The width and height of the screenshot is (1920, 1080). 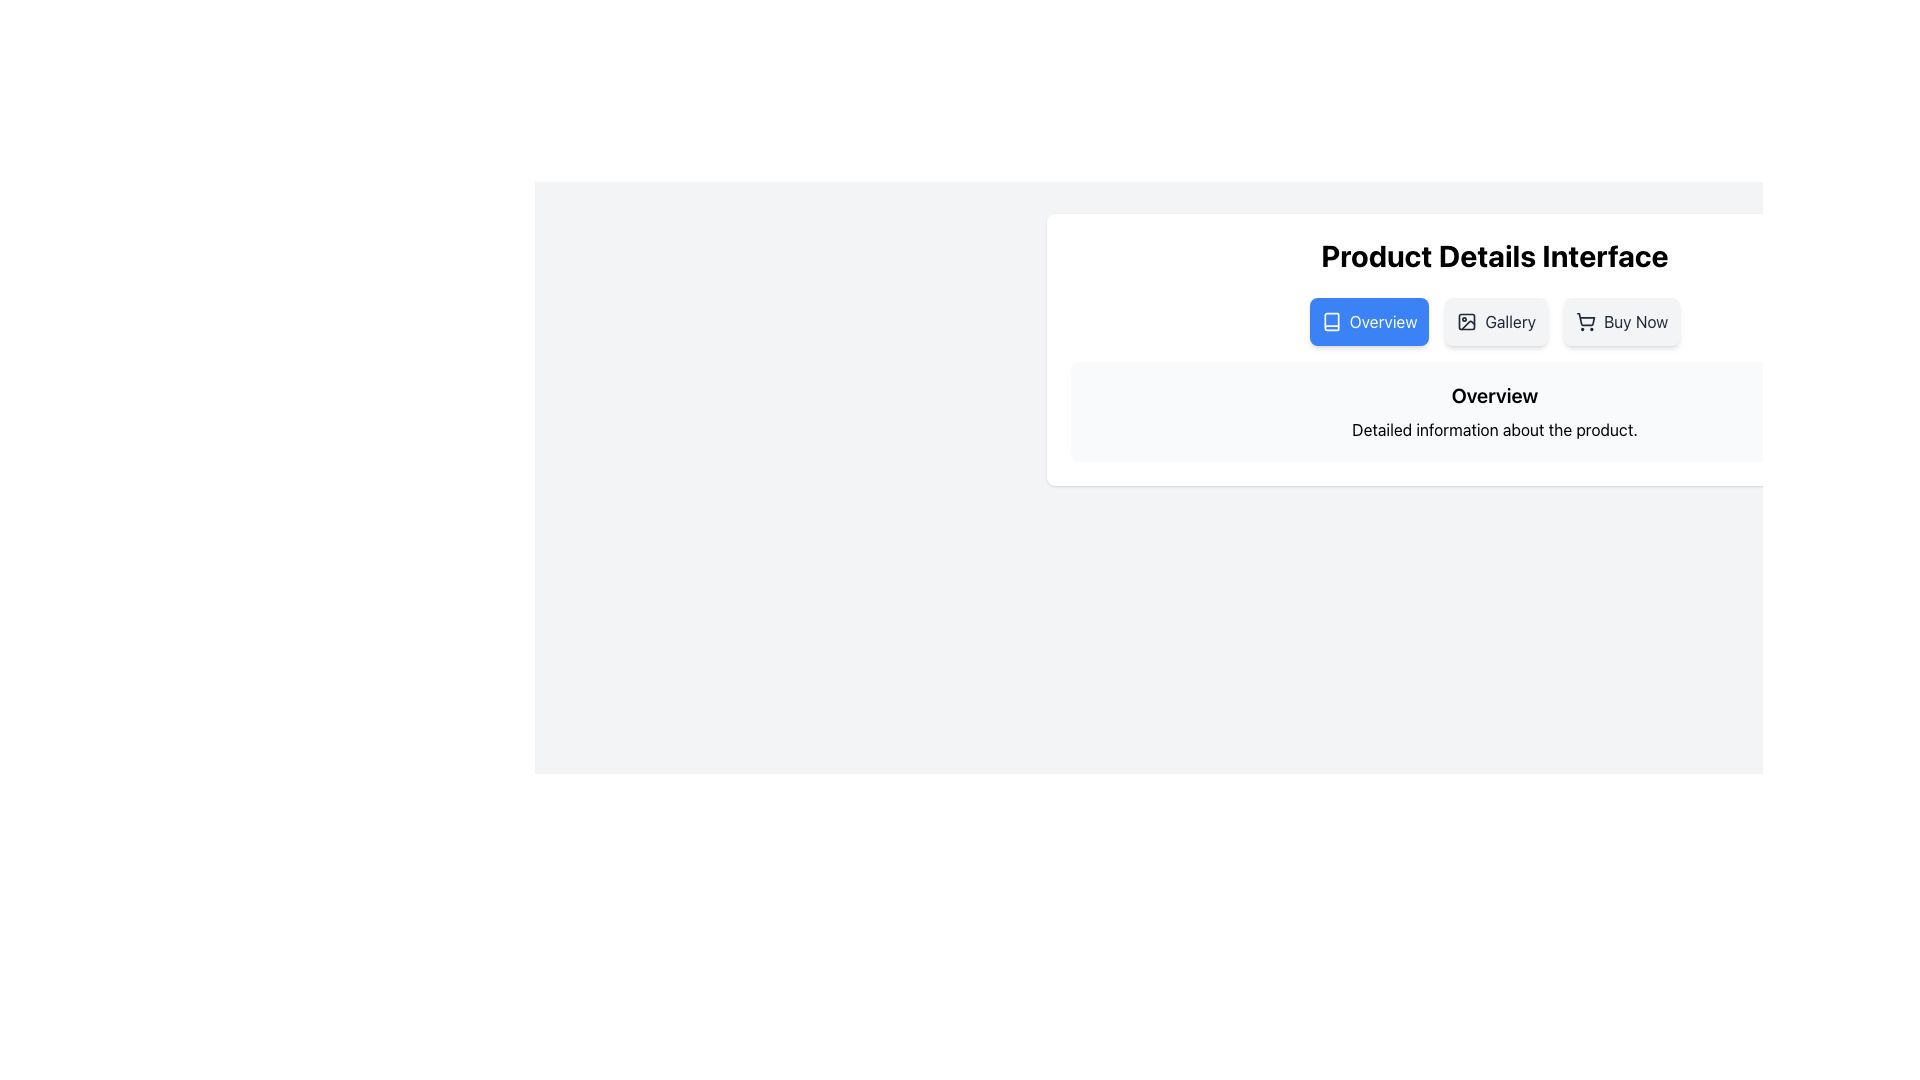 I want to click on the small white book icon embedded in the blue rectangular button labeled 'Overview', which is located on the left side of the button's text, so click(x=1331, y=320).